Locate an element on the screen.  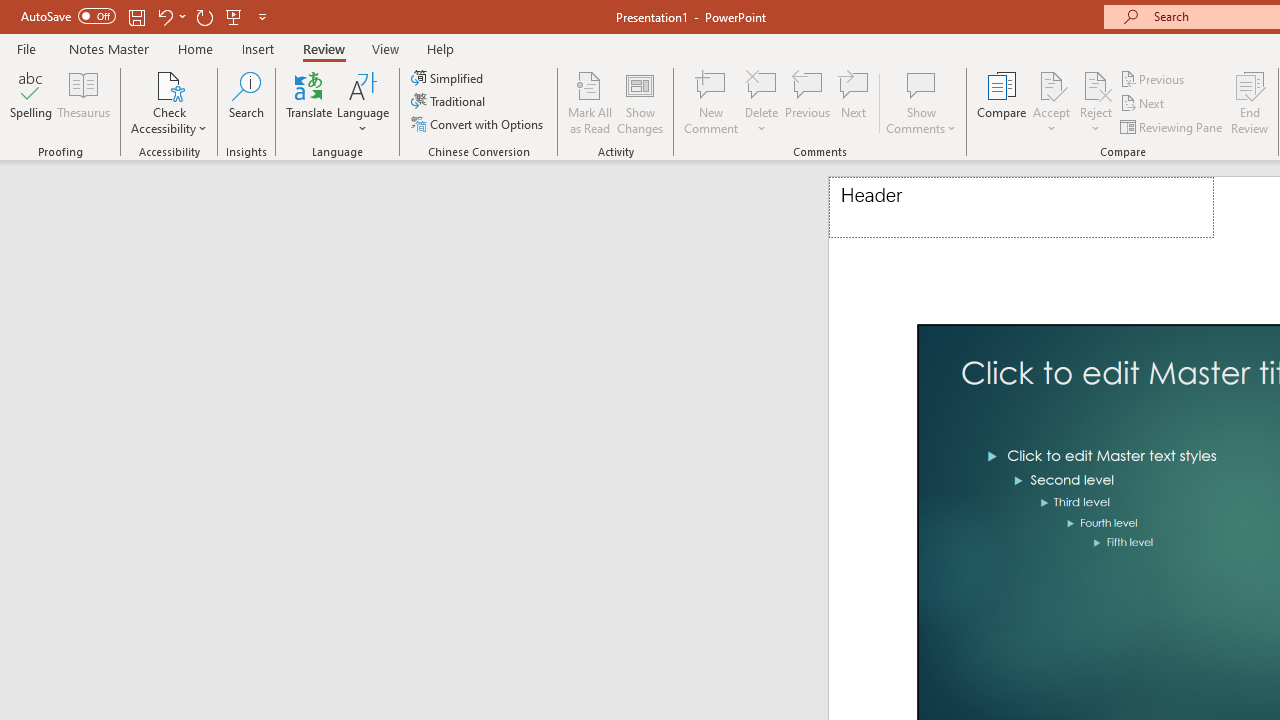
'End Review' is located at coordinates (1248, 103).